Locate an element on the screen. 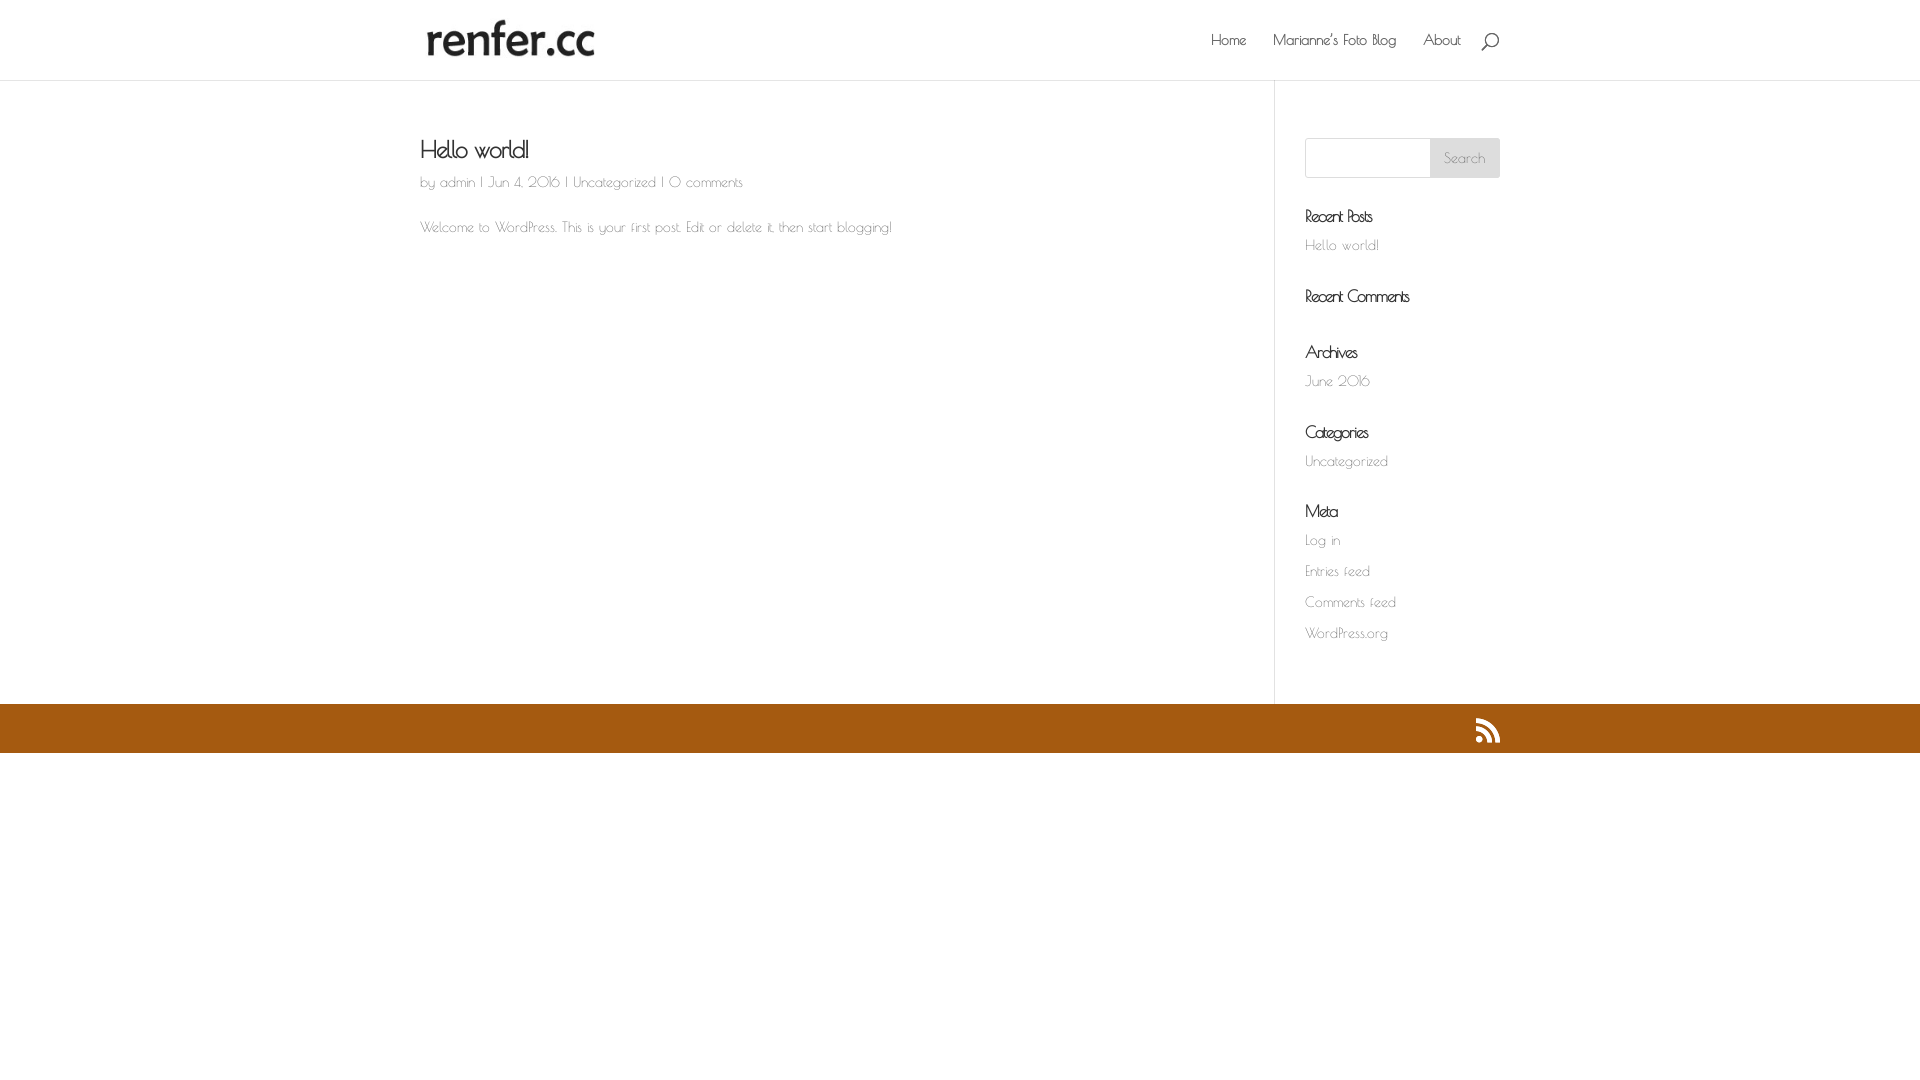  'Entries feed' is located at coordinates (1337, 570).